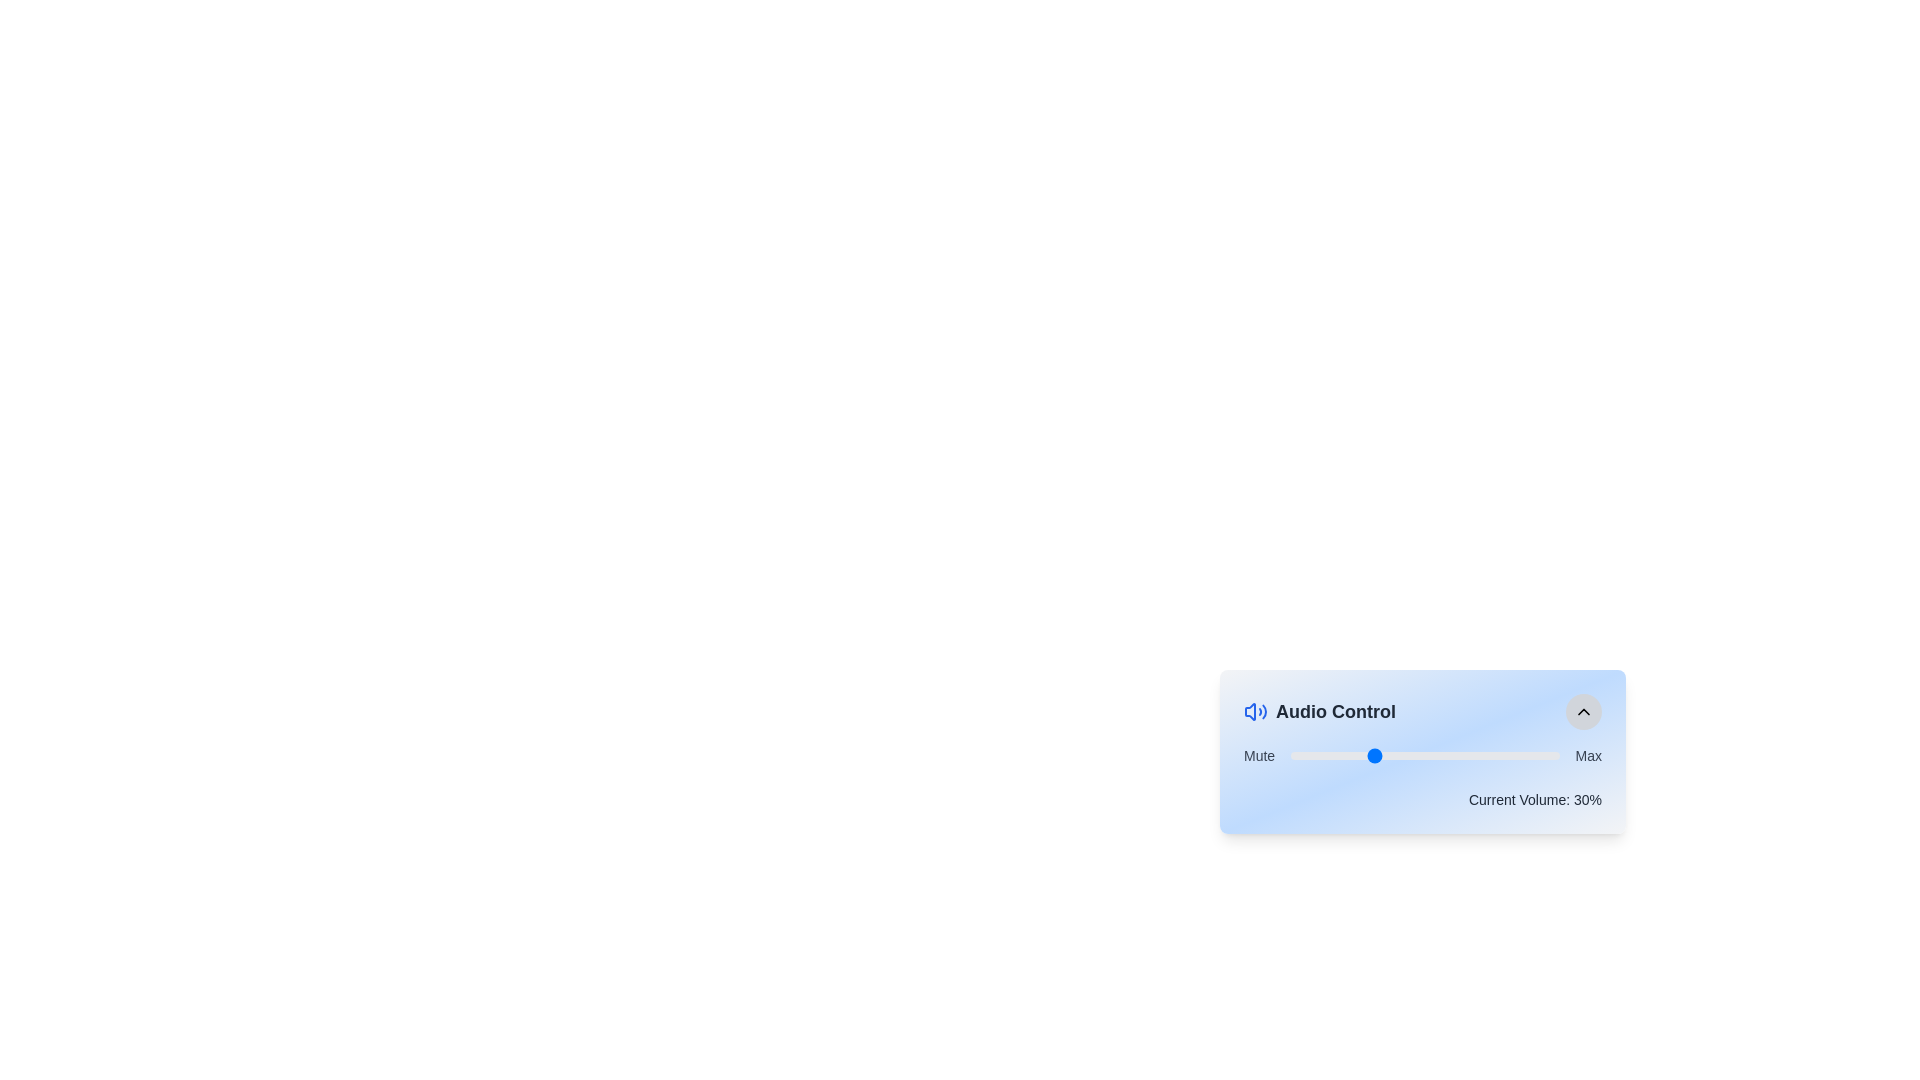 This screenshot has height=1080, width=1920. What do you see at coordinates (1392, 756) in the screenshot?
I see `the volume level` at bounding box center [1392, 756].